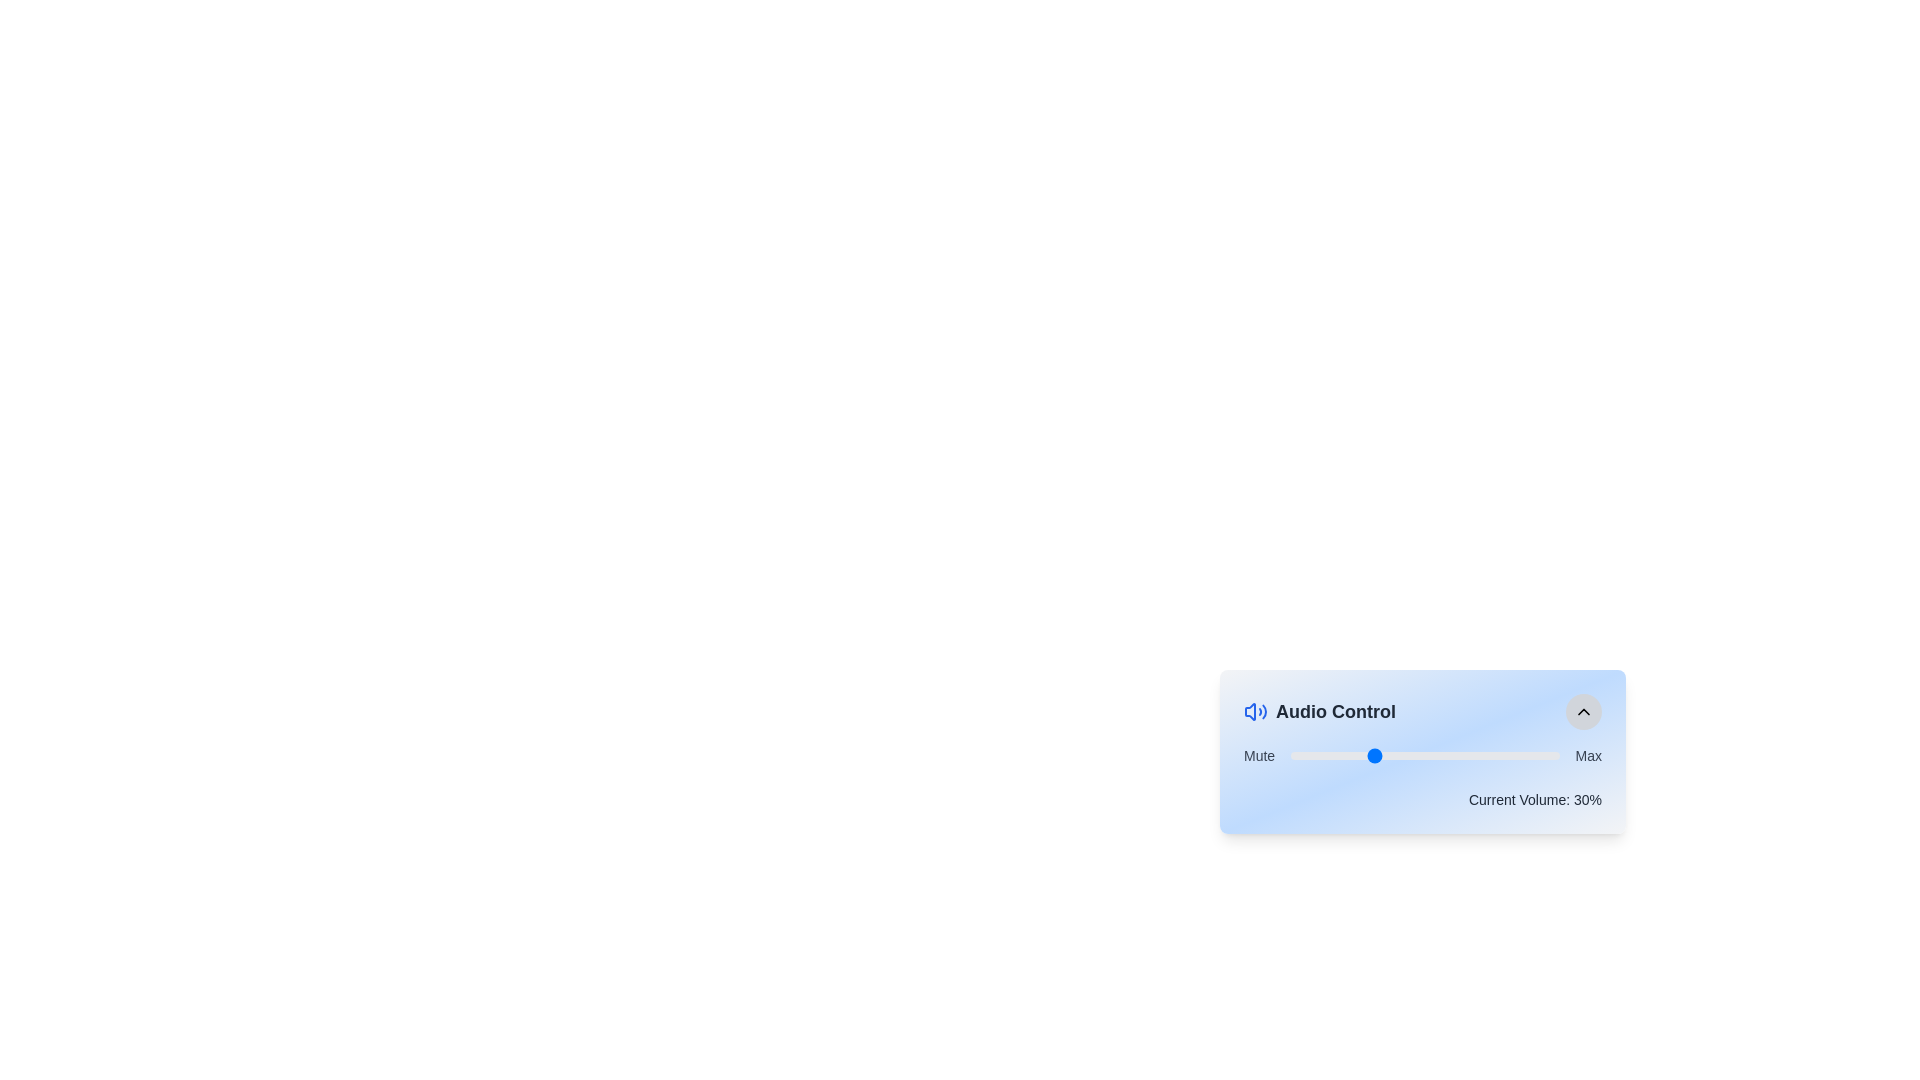 This screenshot has height=1080, width=1920. What do you see at coordinates (1392, 756) in the screenshot?
I see `the volume level` at bounding box center [1392, 756].